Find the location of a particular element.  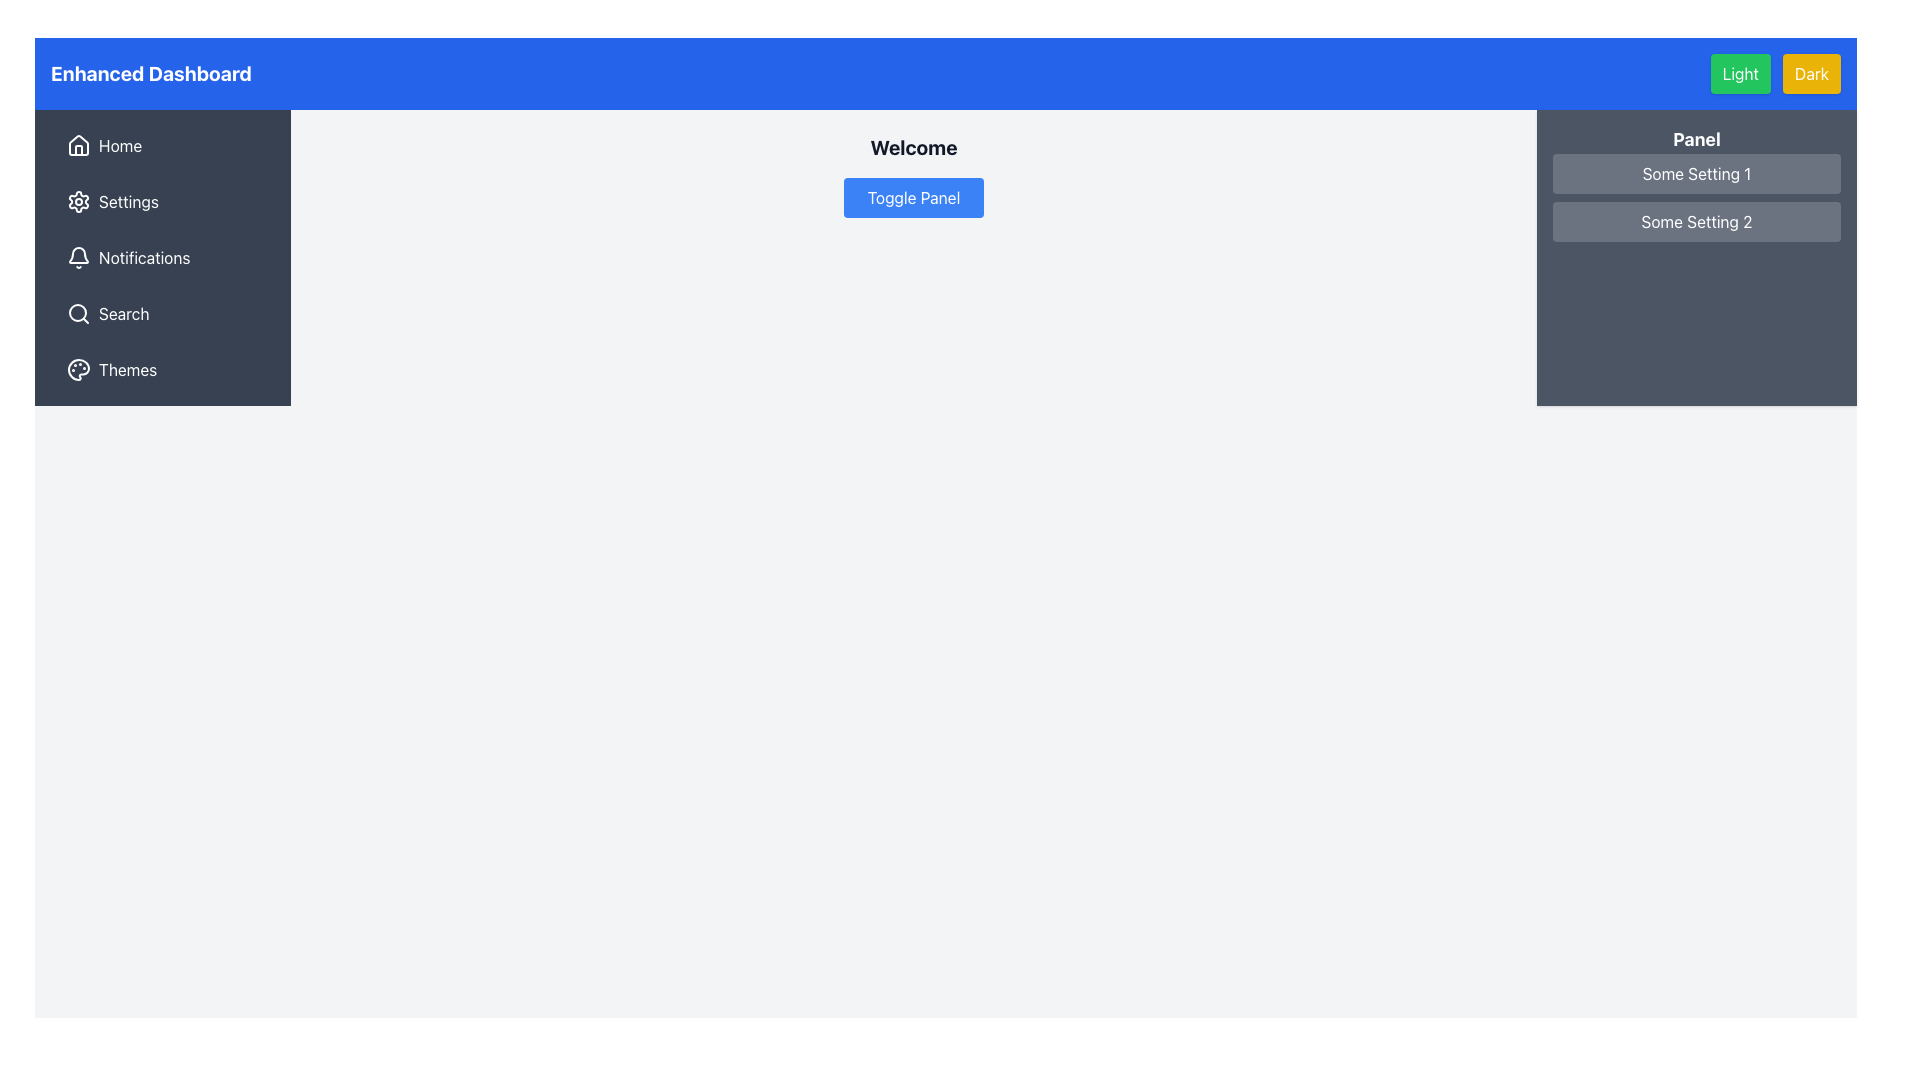

main title text element that serves as a welcoming message located above the subtitle labeled 'Toggle Panel' is located at coordinates (912, 146).